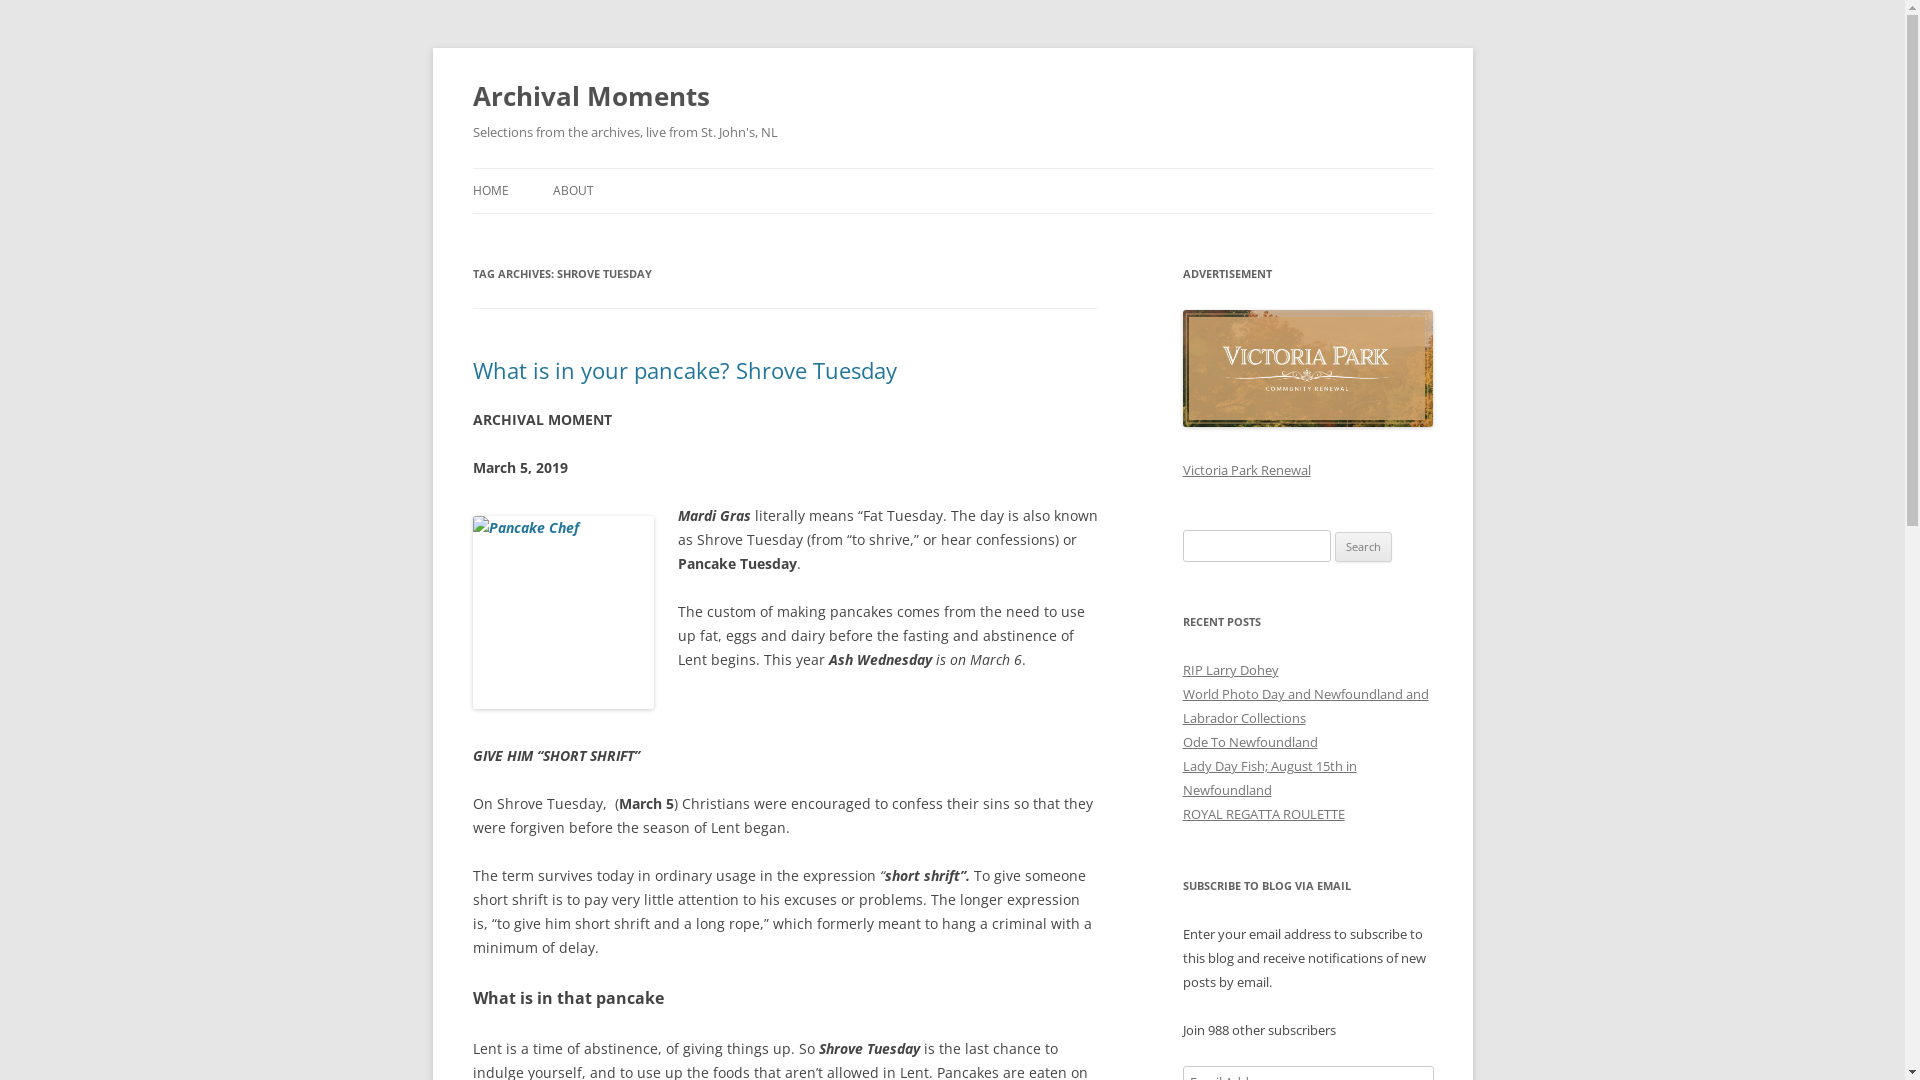  I want to click on 'ROYAL REGATTA ROULETTE', so click(1261, 813).